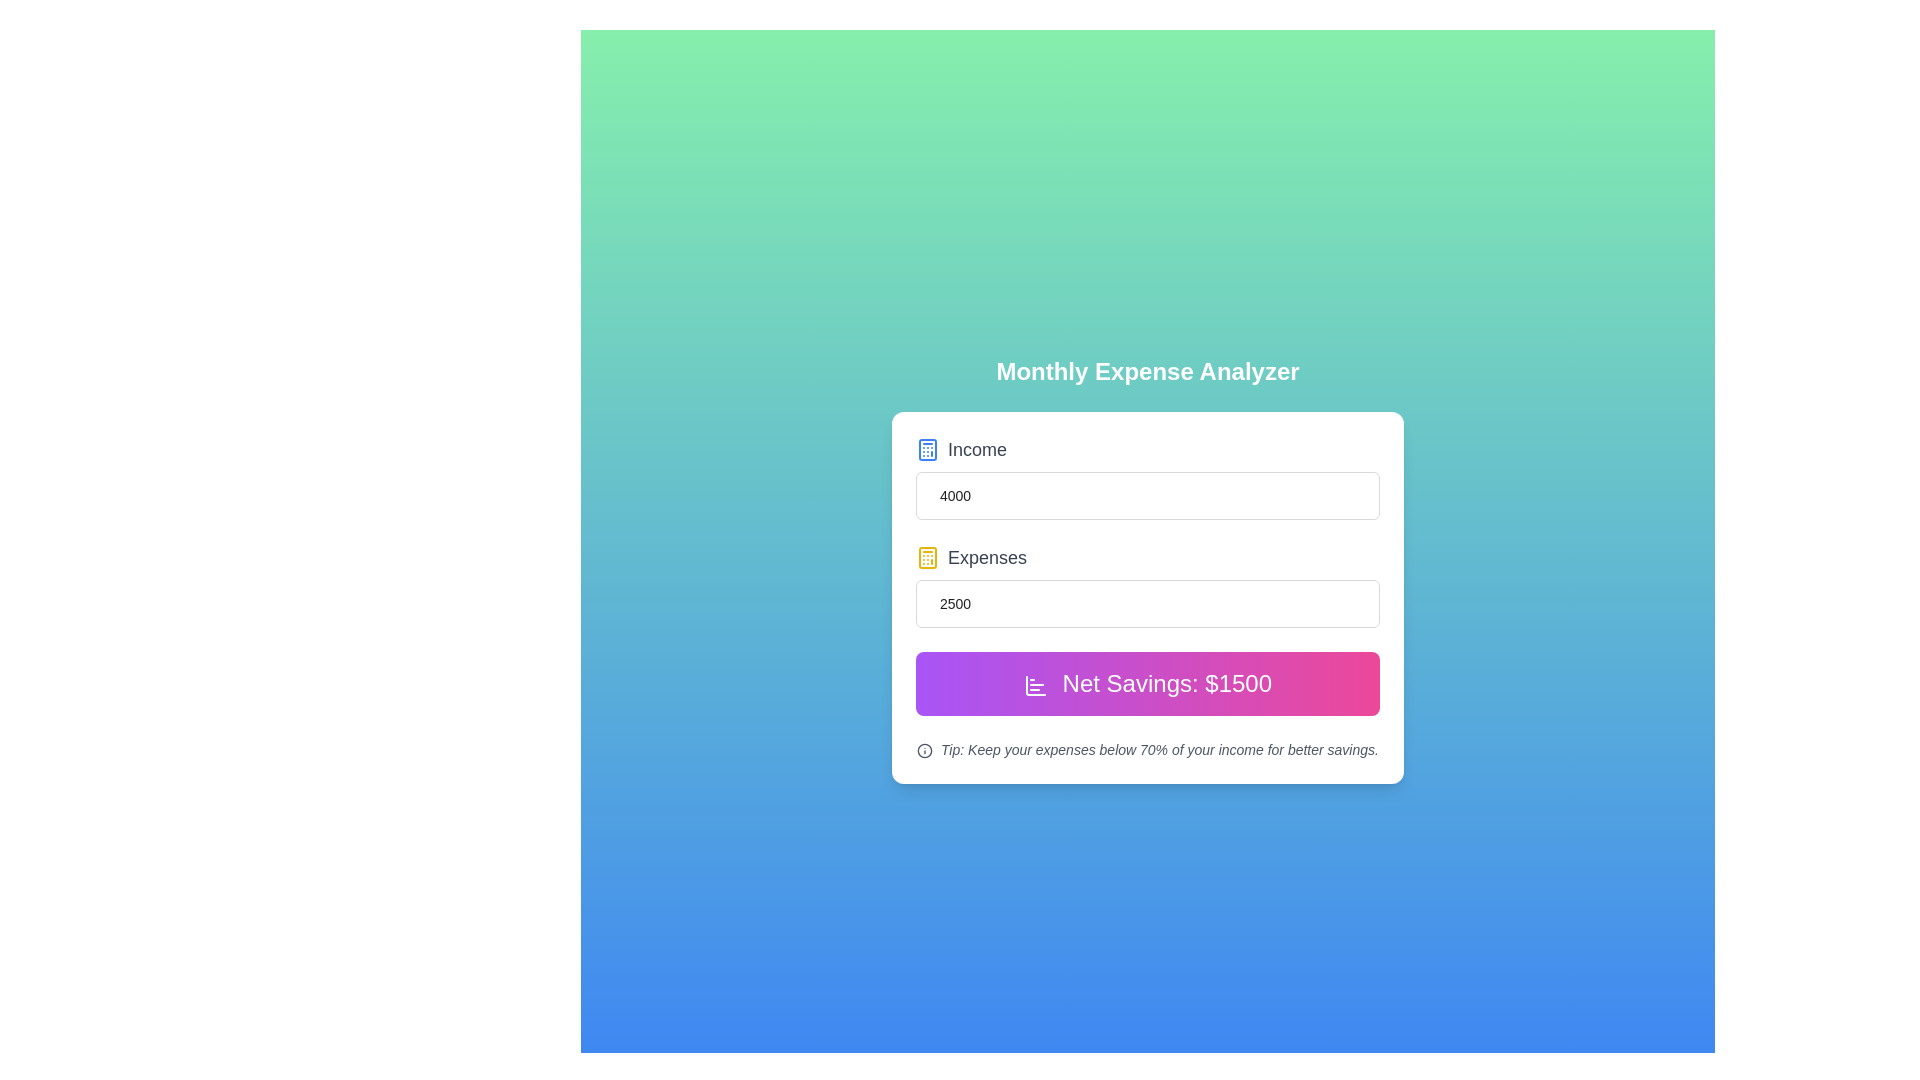  What do you see at coordinates (1147, 682) in the screenshot?
I see `the Informational Banner which displays 'Net Savings: $1500' with a gradient background from purple to pink and a bar chart icon on the left` at bounding box center [1147, 682].